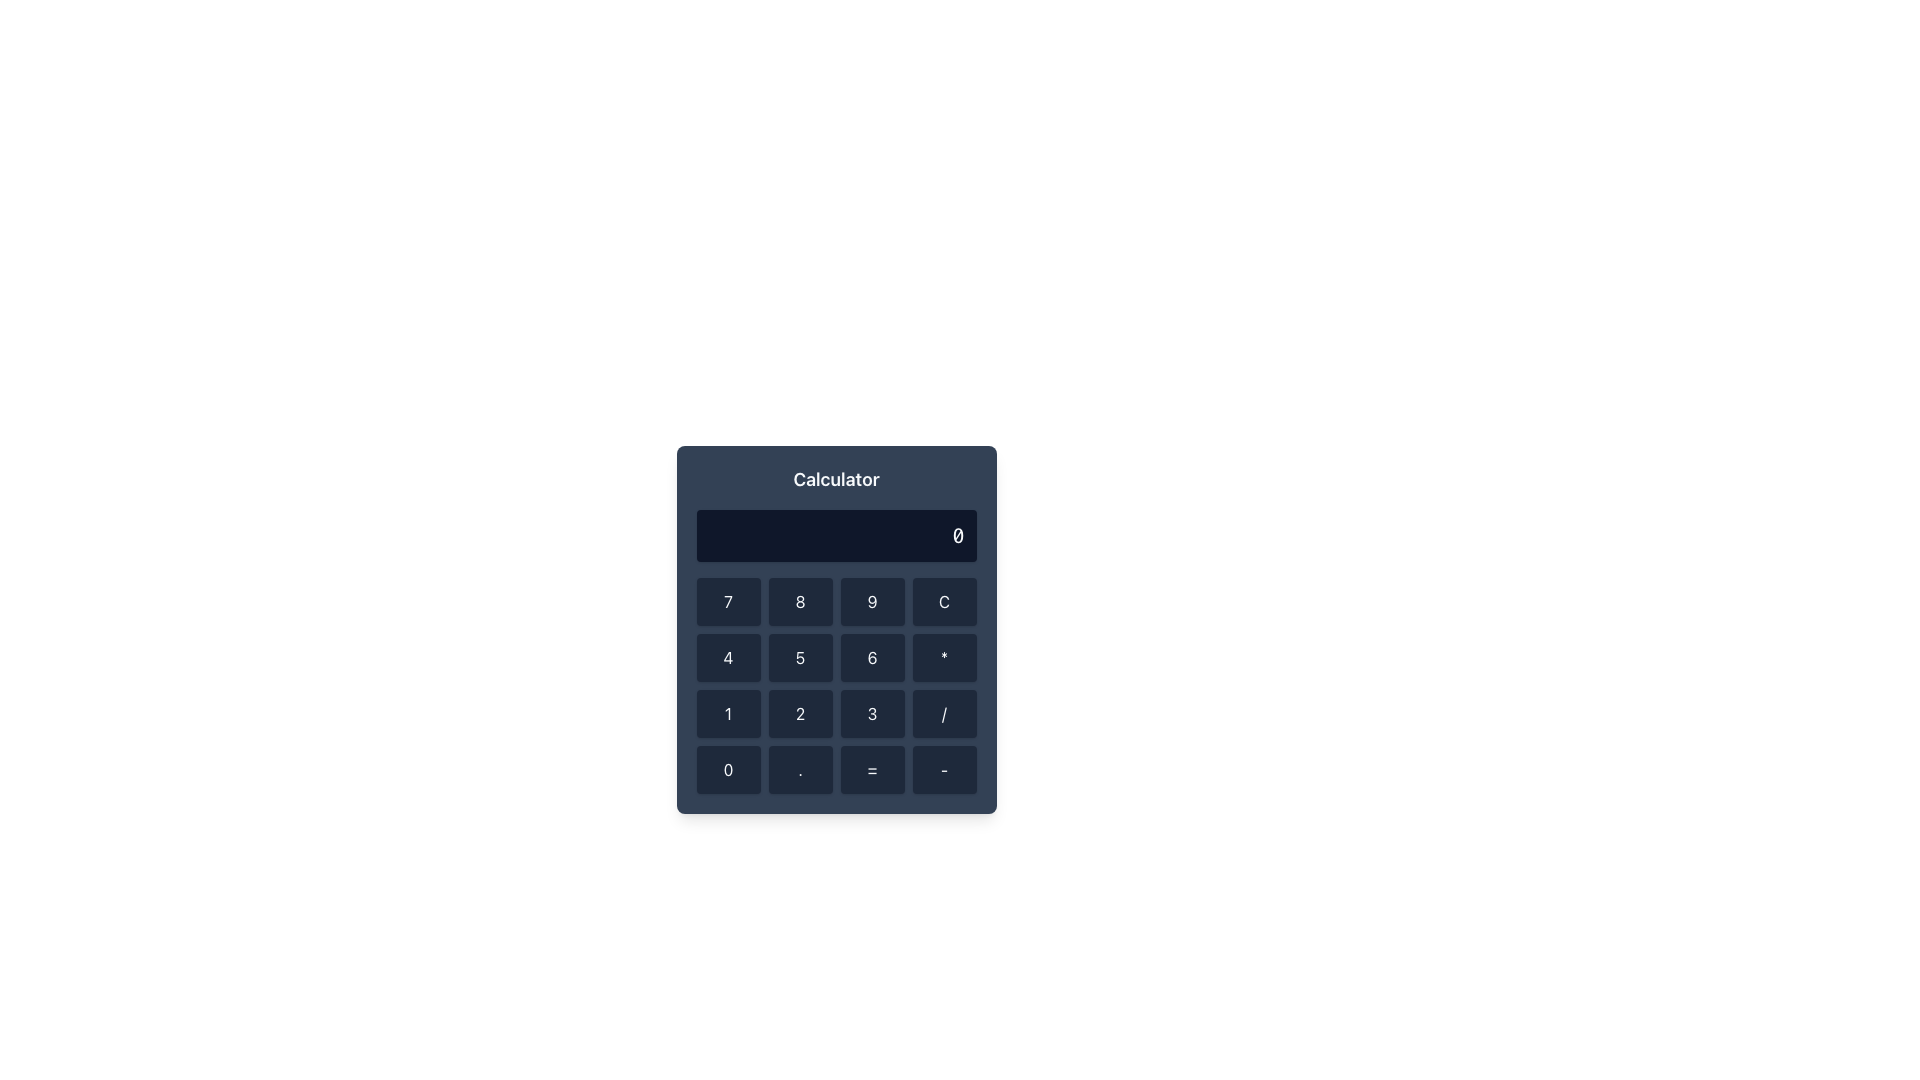  Describe the element at coordinates (800, 712) in the screenshot. I see `the button labeled '2' in the numerical keypad interface to input the number` at that location.